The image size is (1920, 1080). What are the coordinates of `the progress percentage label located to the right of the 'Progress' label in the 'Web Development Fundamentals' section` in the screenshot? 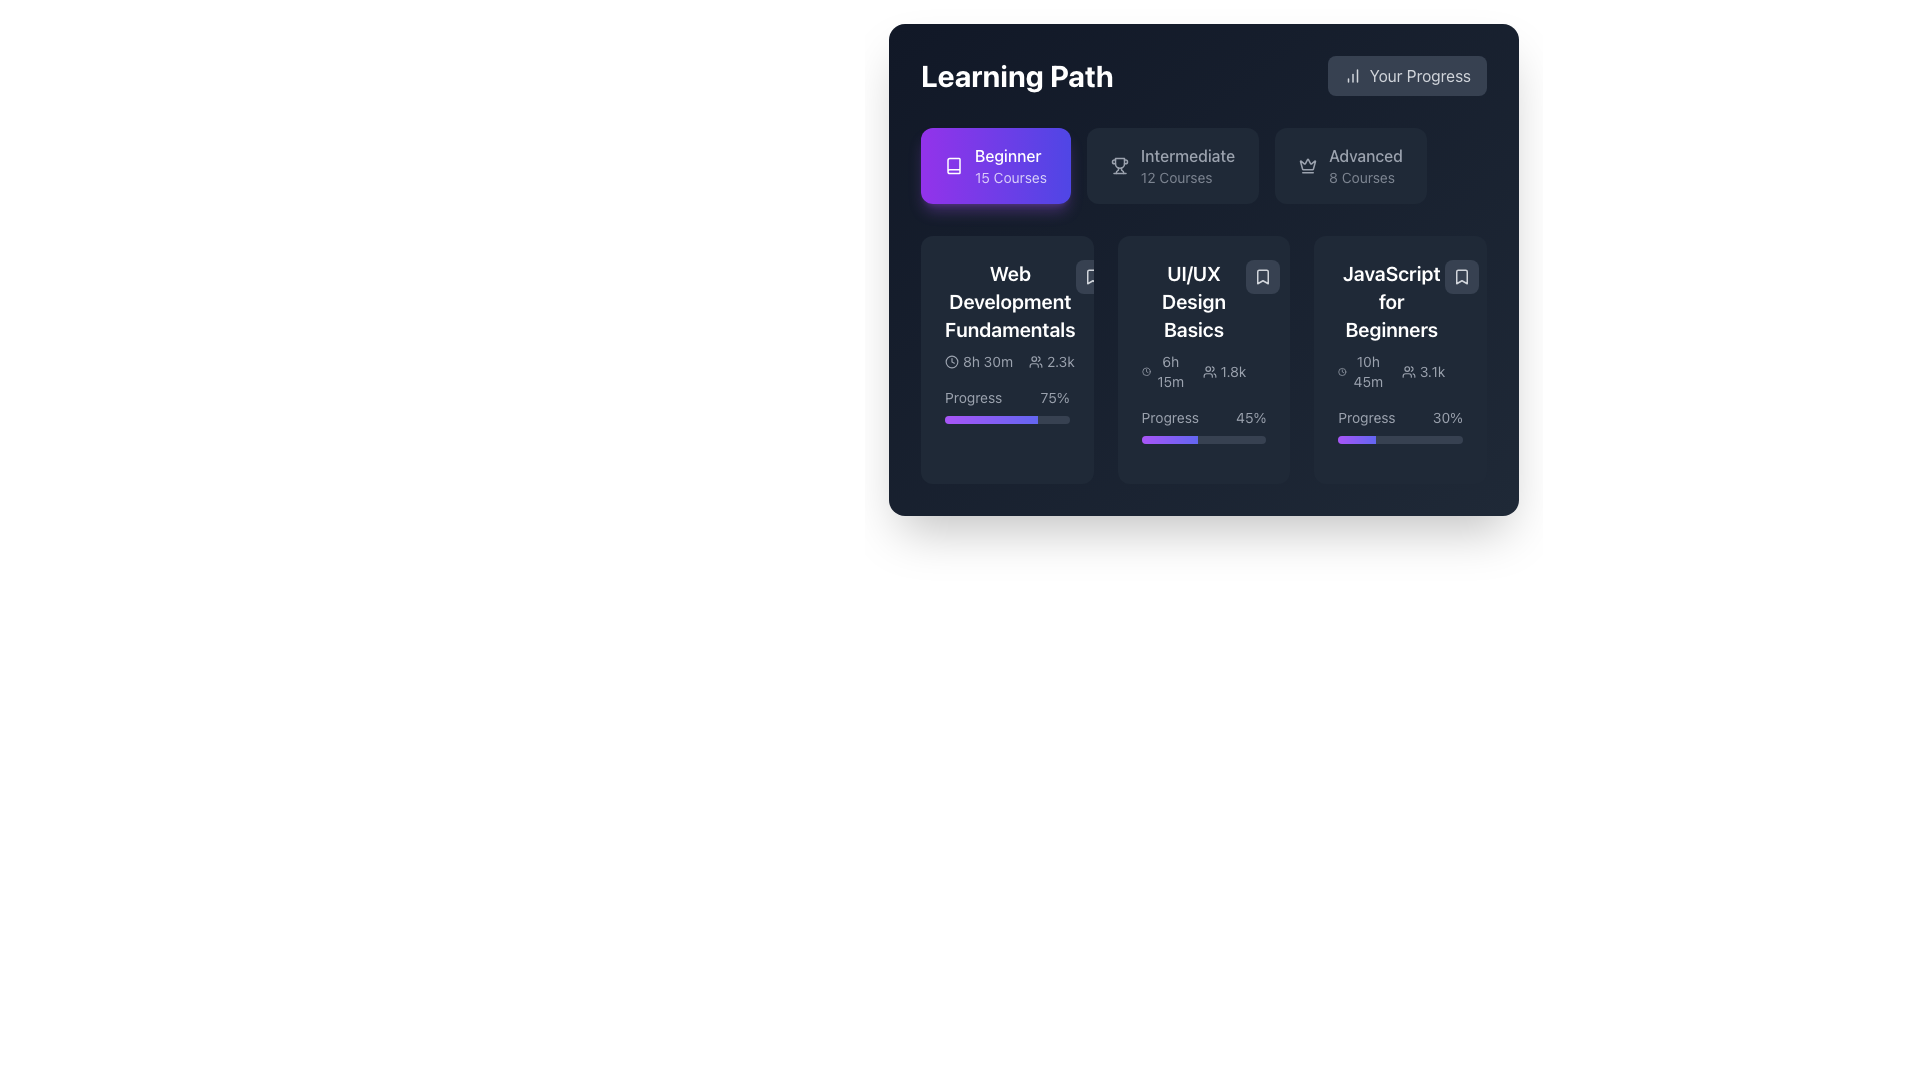 It's located at (1054, 397).